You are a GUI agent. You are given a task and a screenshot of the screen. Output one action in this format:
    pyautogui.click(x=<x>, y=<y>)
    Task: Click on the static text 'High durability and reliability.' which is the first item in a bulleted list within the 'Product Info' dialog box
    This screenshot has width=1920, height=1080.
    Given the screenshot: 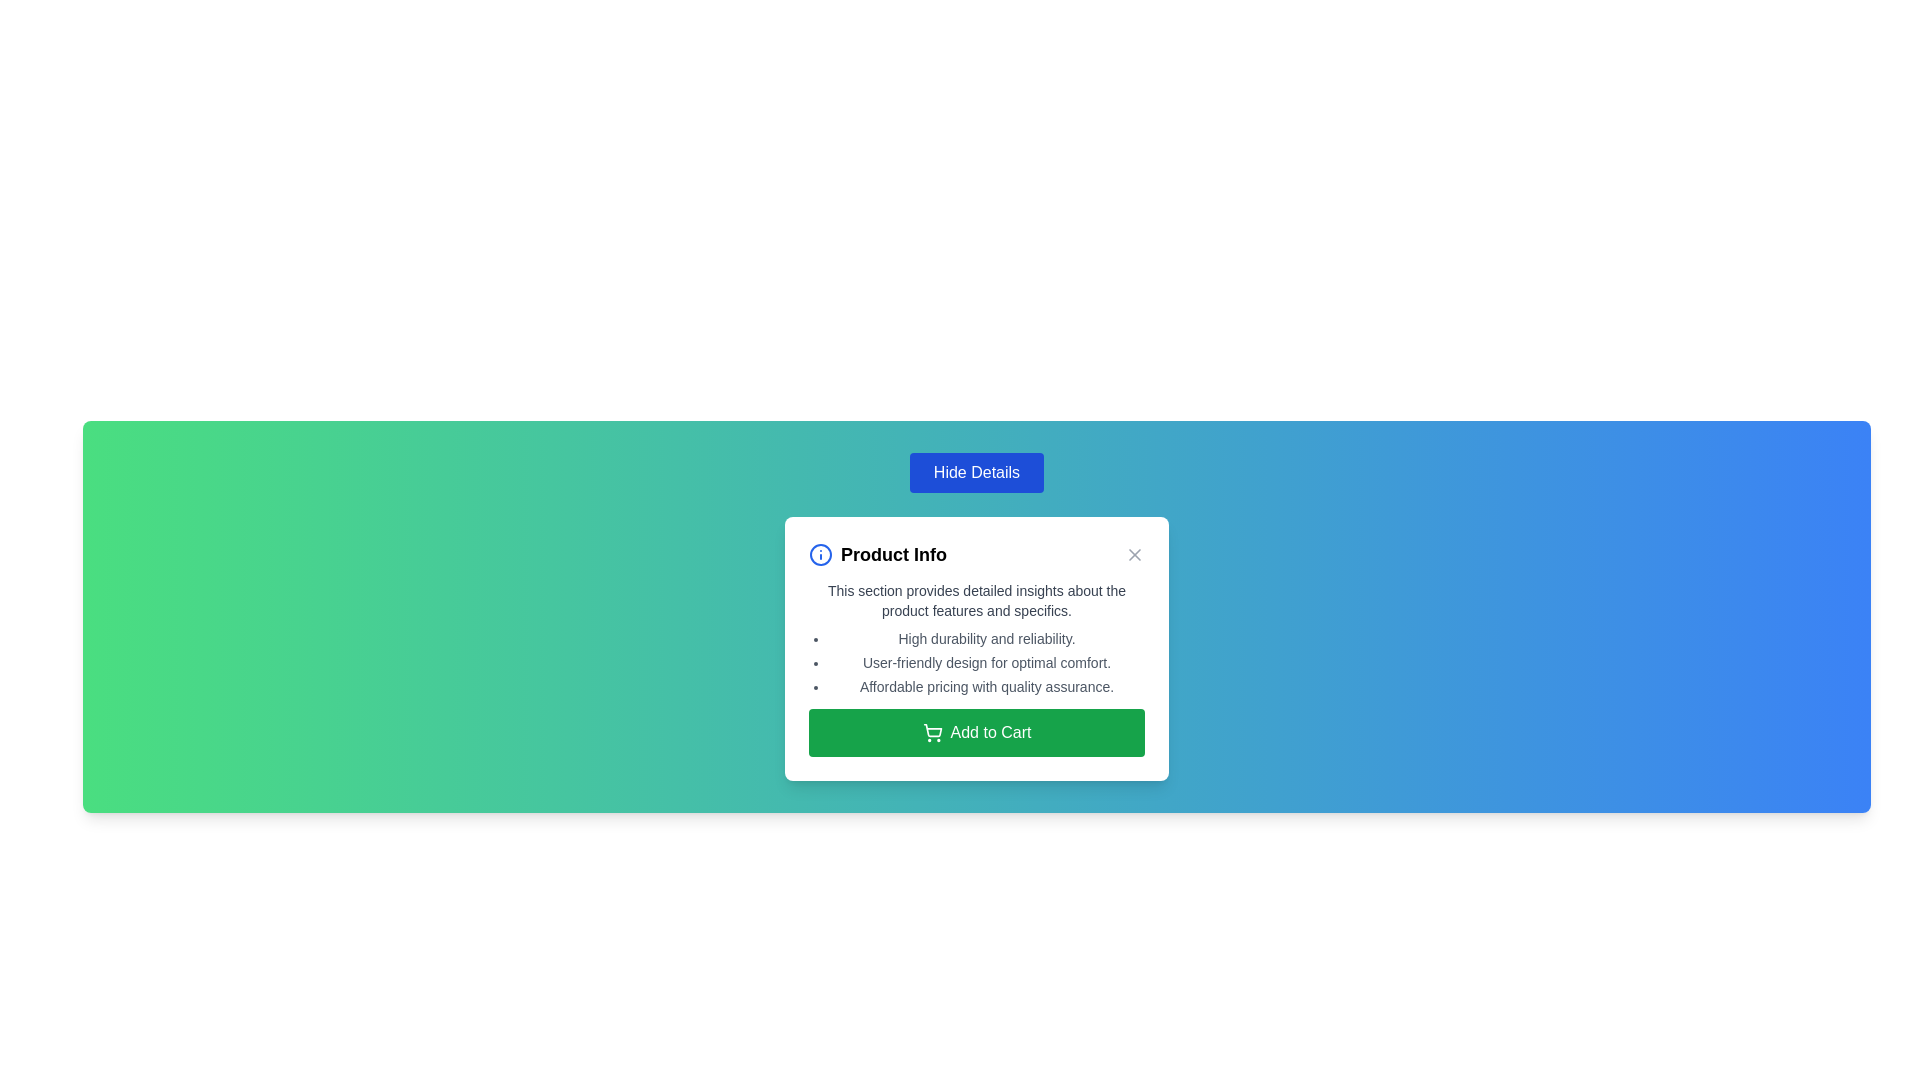 What is the action you would take?
    pyautogui.click(x=987, y=639)
    